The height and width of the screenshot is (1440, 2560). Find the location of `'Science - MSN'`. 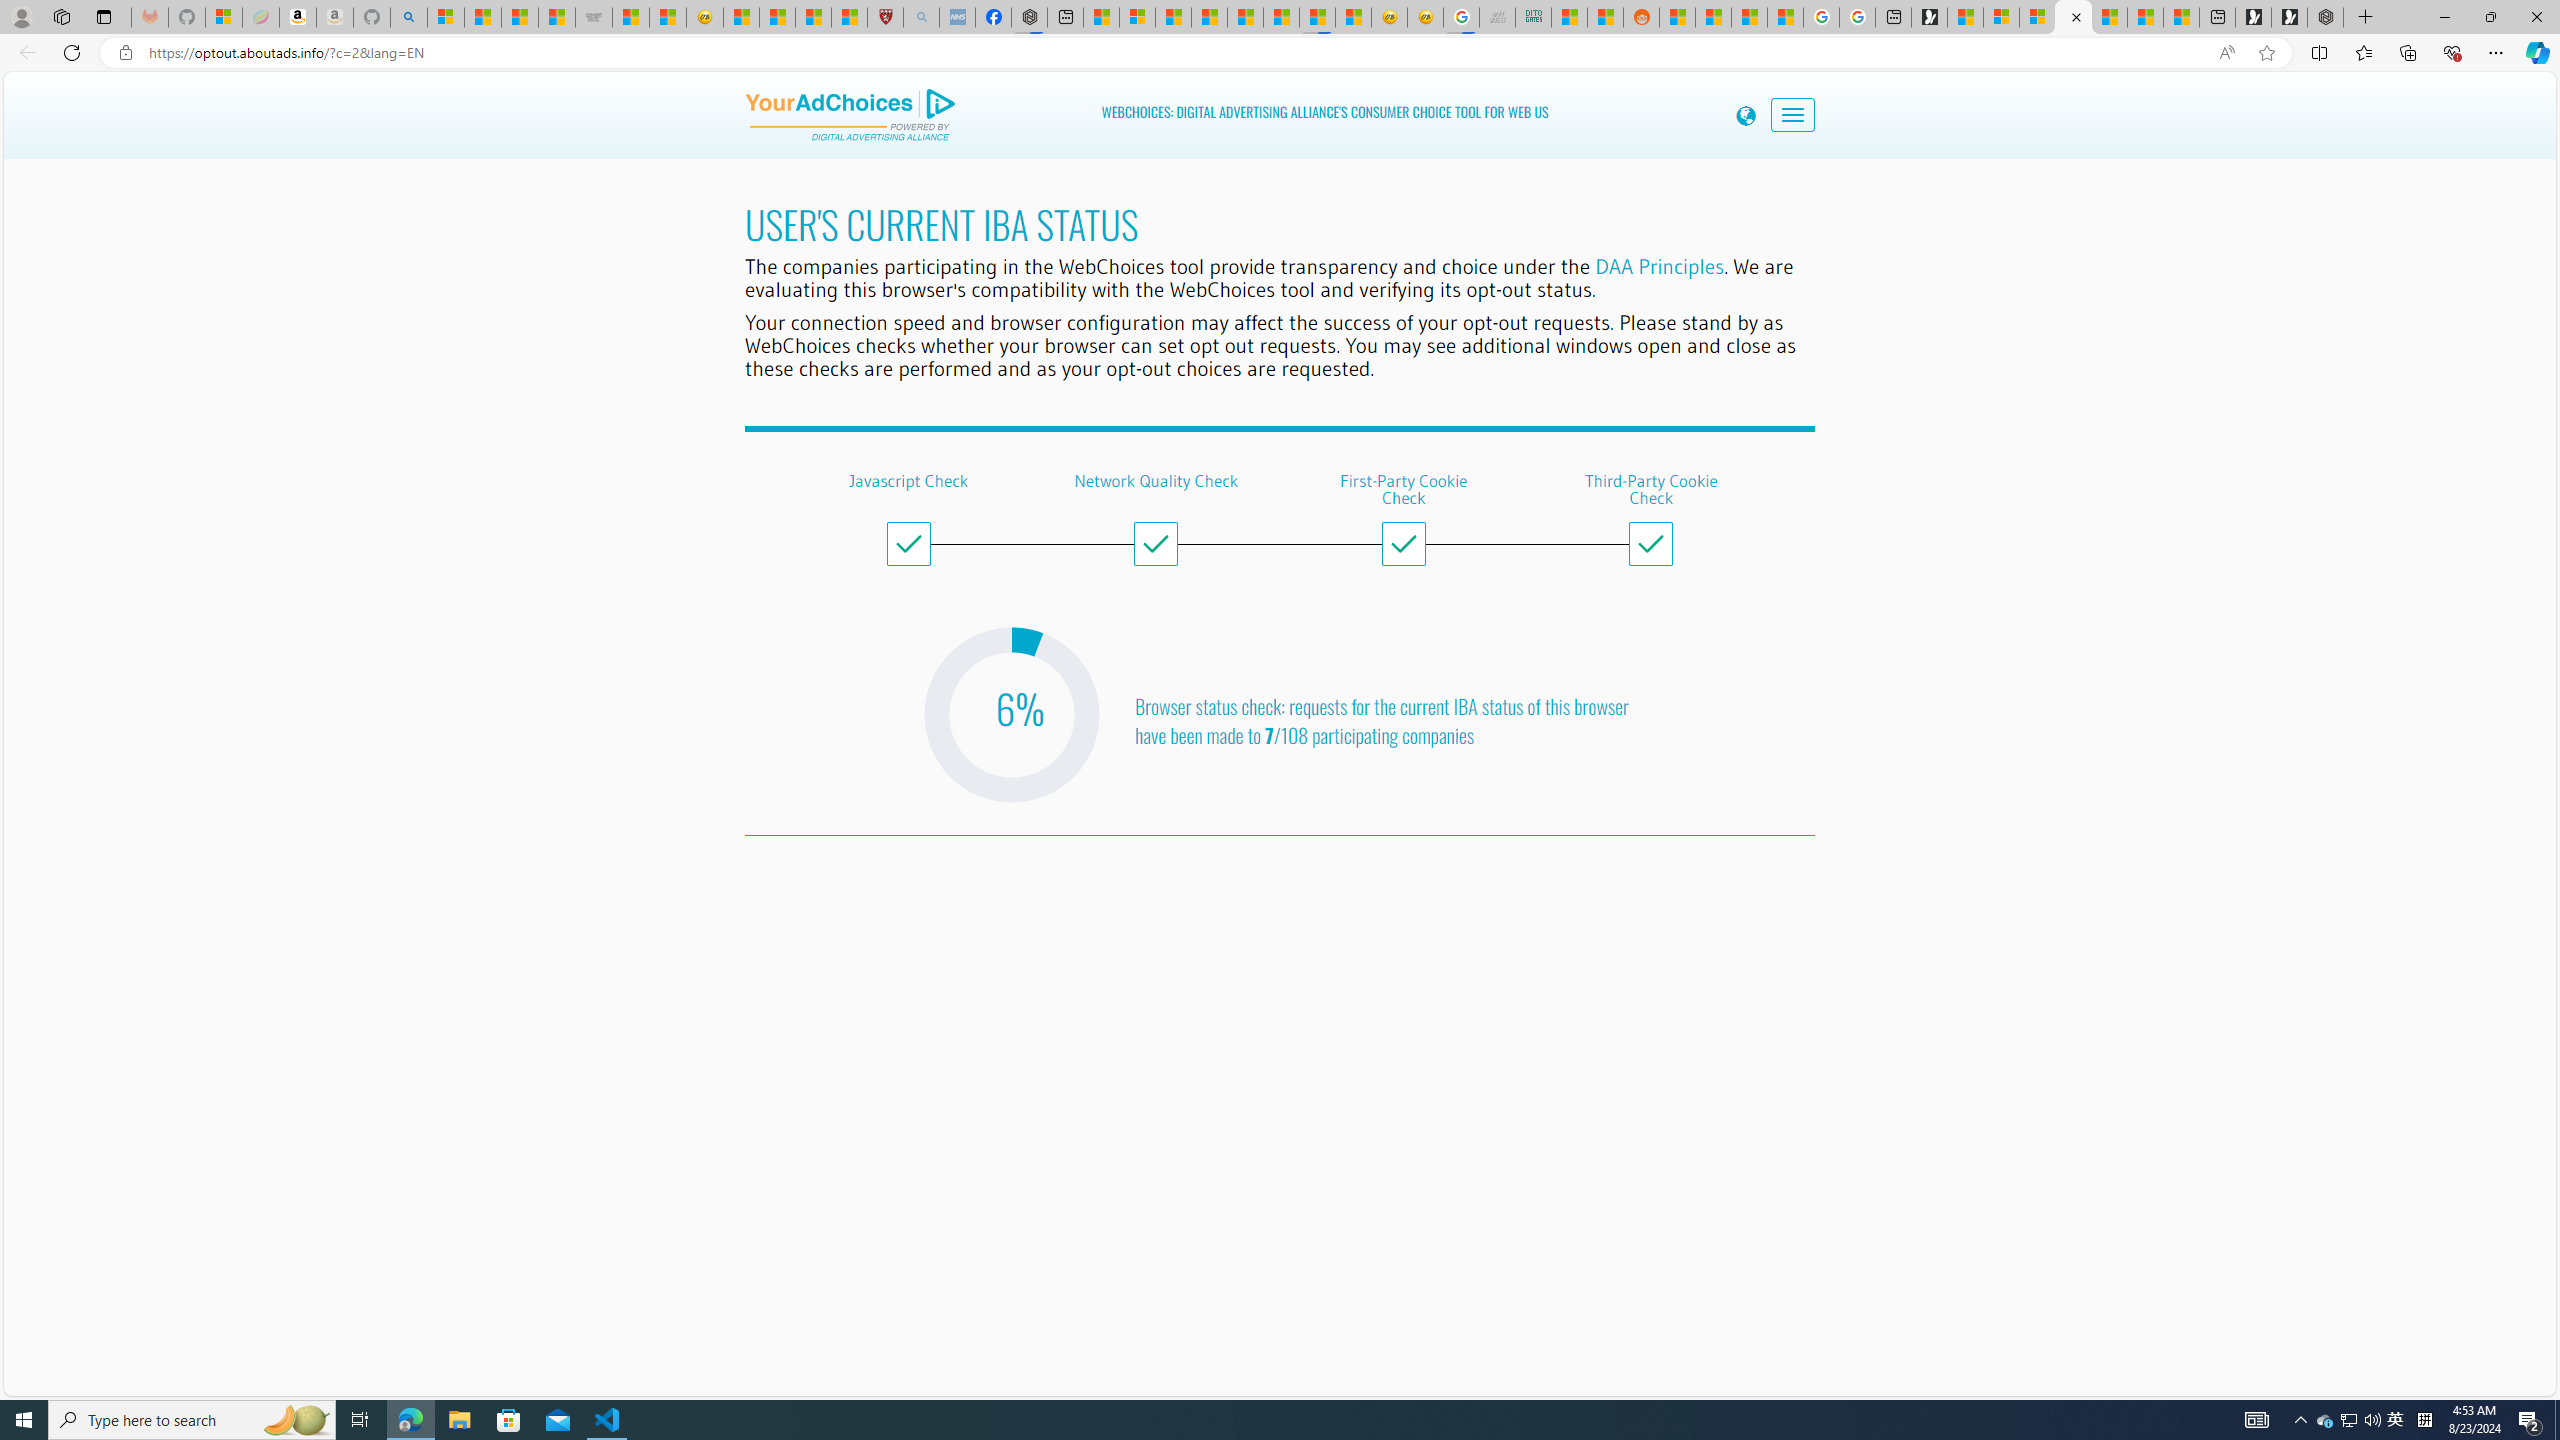

'Science - MSN' is located at coordinates (811, 16).